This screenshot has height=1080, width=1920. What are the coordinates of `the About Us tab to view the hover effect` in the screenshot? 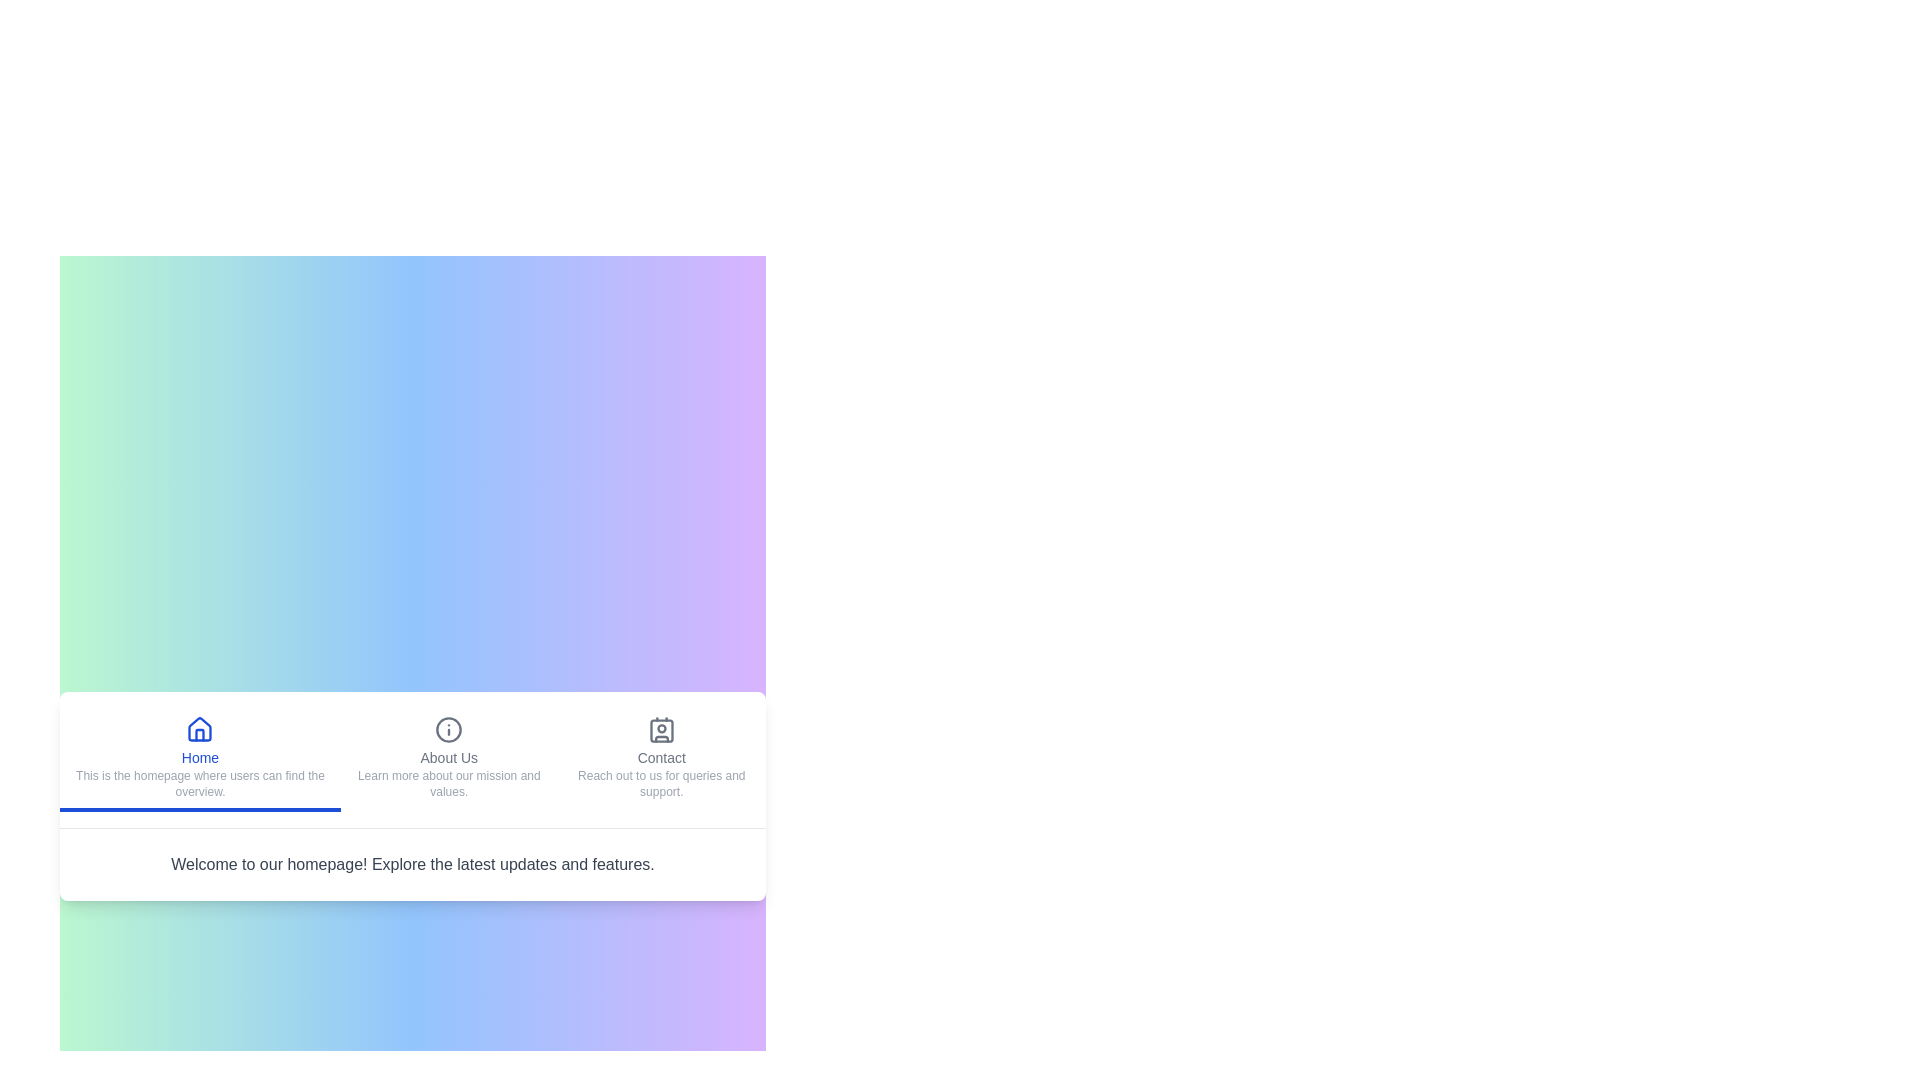 It's located at (448, 759).